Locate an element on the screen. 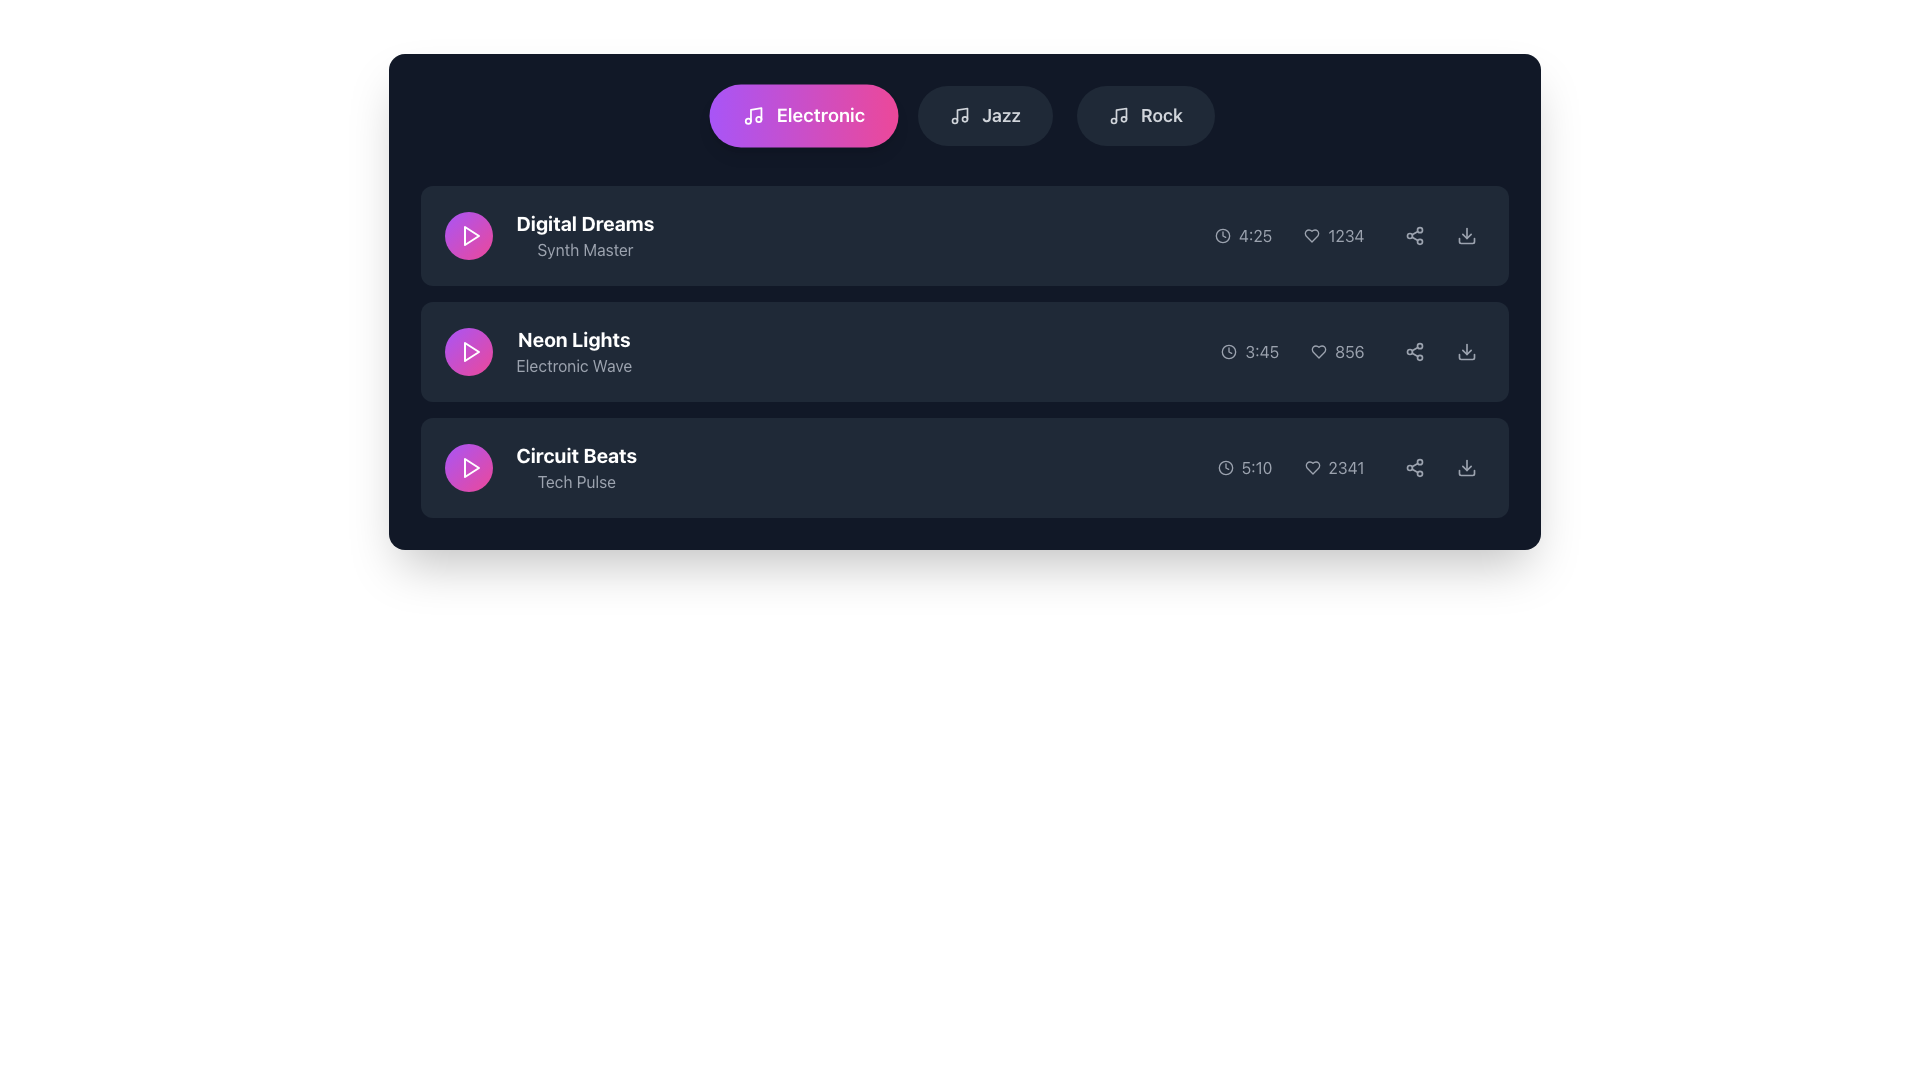  the SVG Circle element that is part of the clock icon, positioned adjacent to the text '3:45' under the 'Neon Lights' track entry is located at coordinates (1228, 350).